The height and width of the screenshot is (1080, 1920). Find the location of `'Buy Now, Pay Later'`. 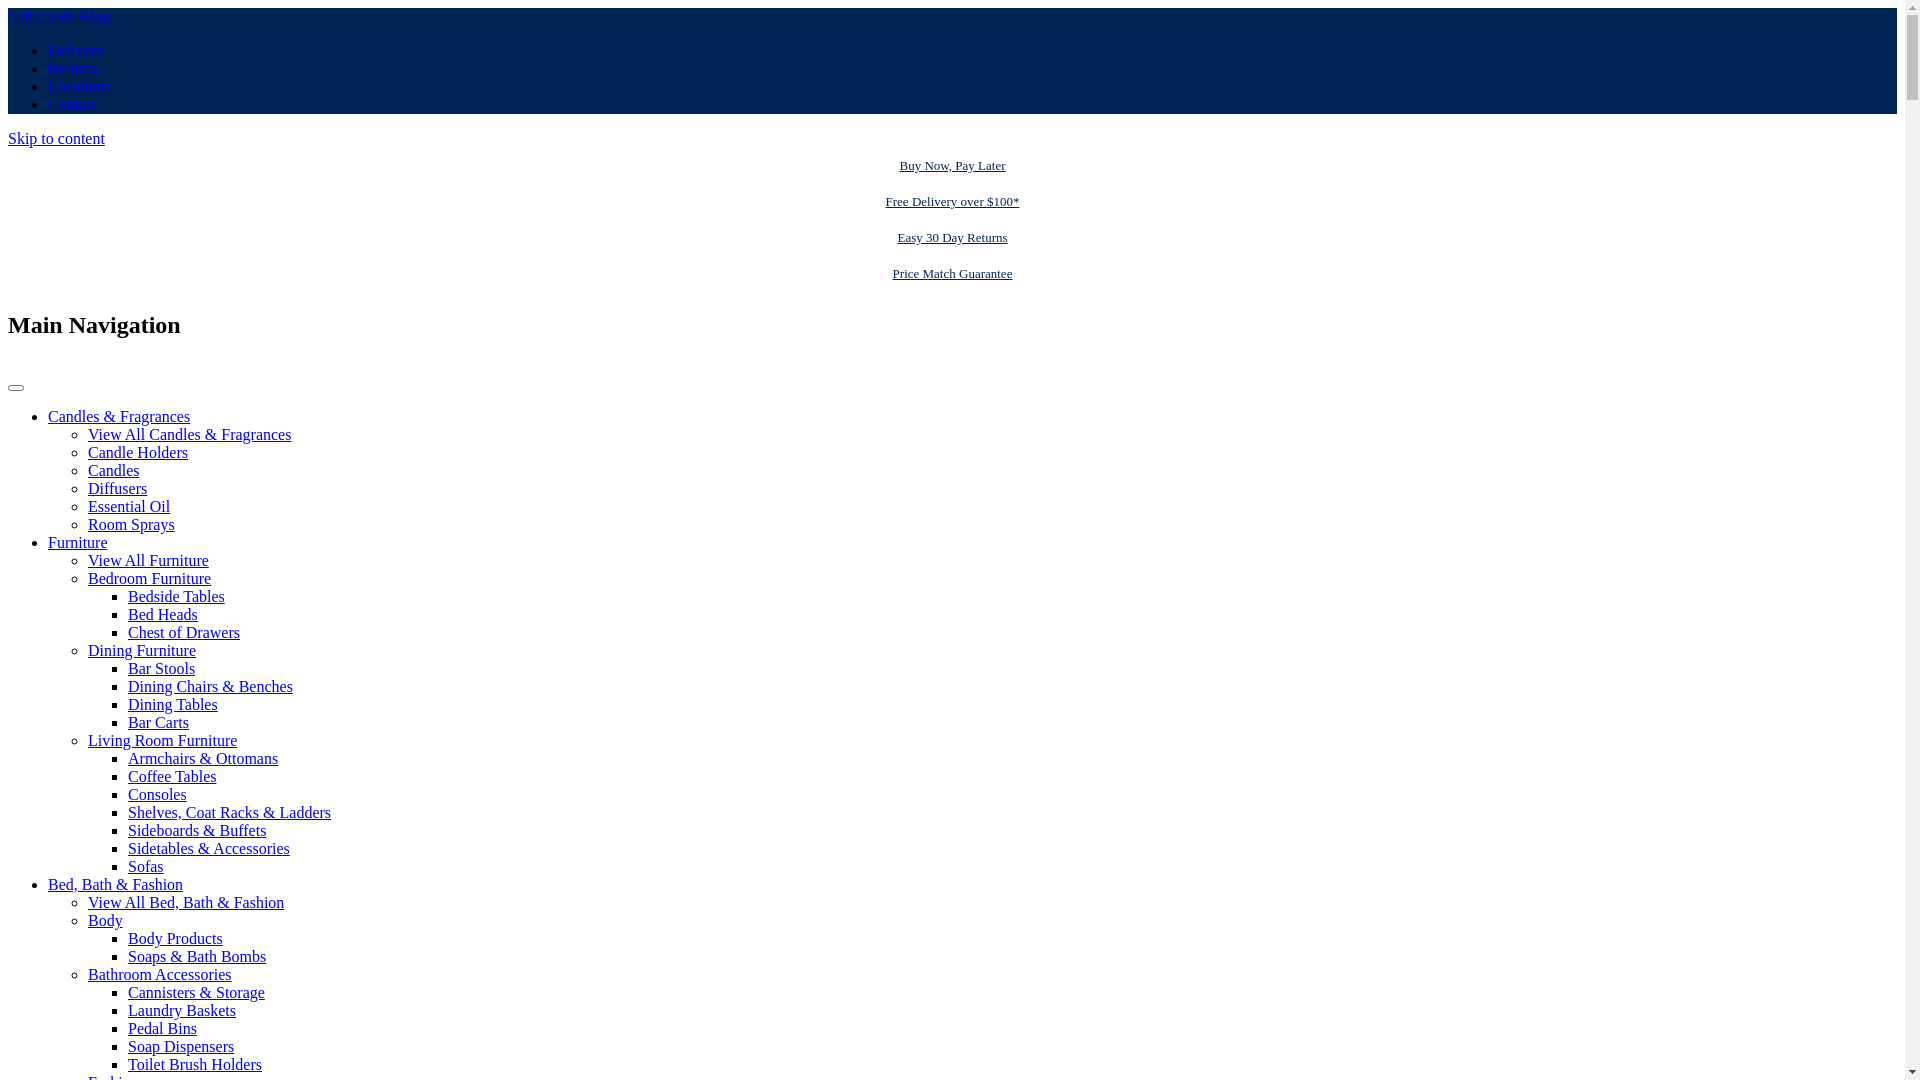

'Buy Now, Pay Later' is located at coordinates (951, 164).